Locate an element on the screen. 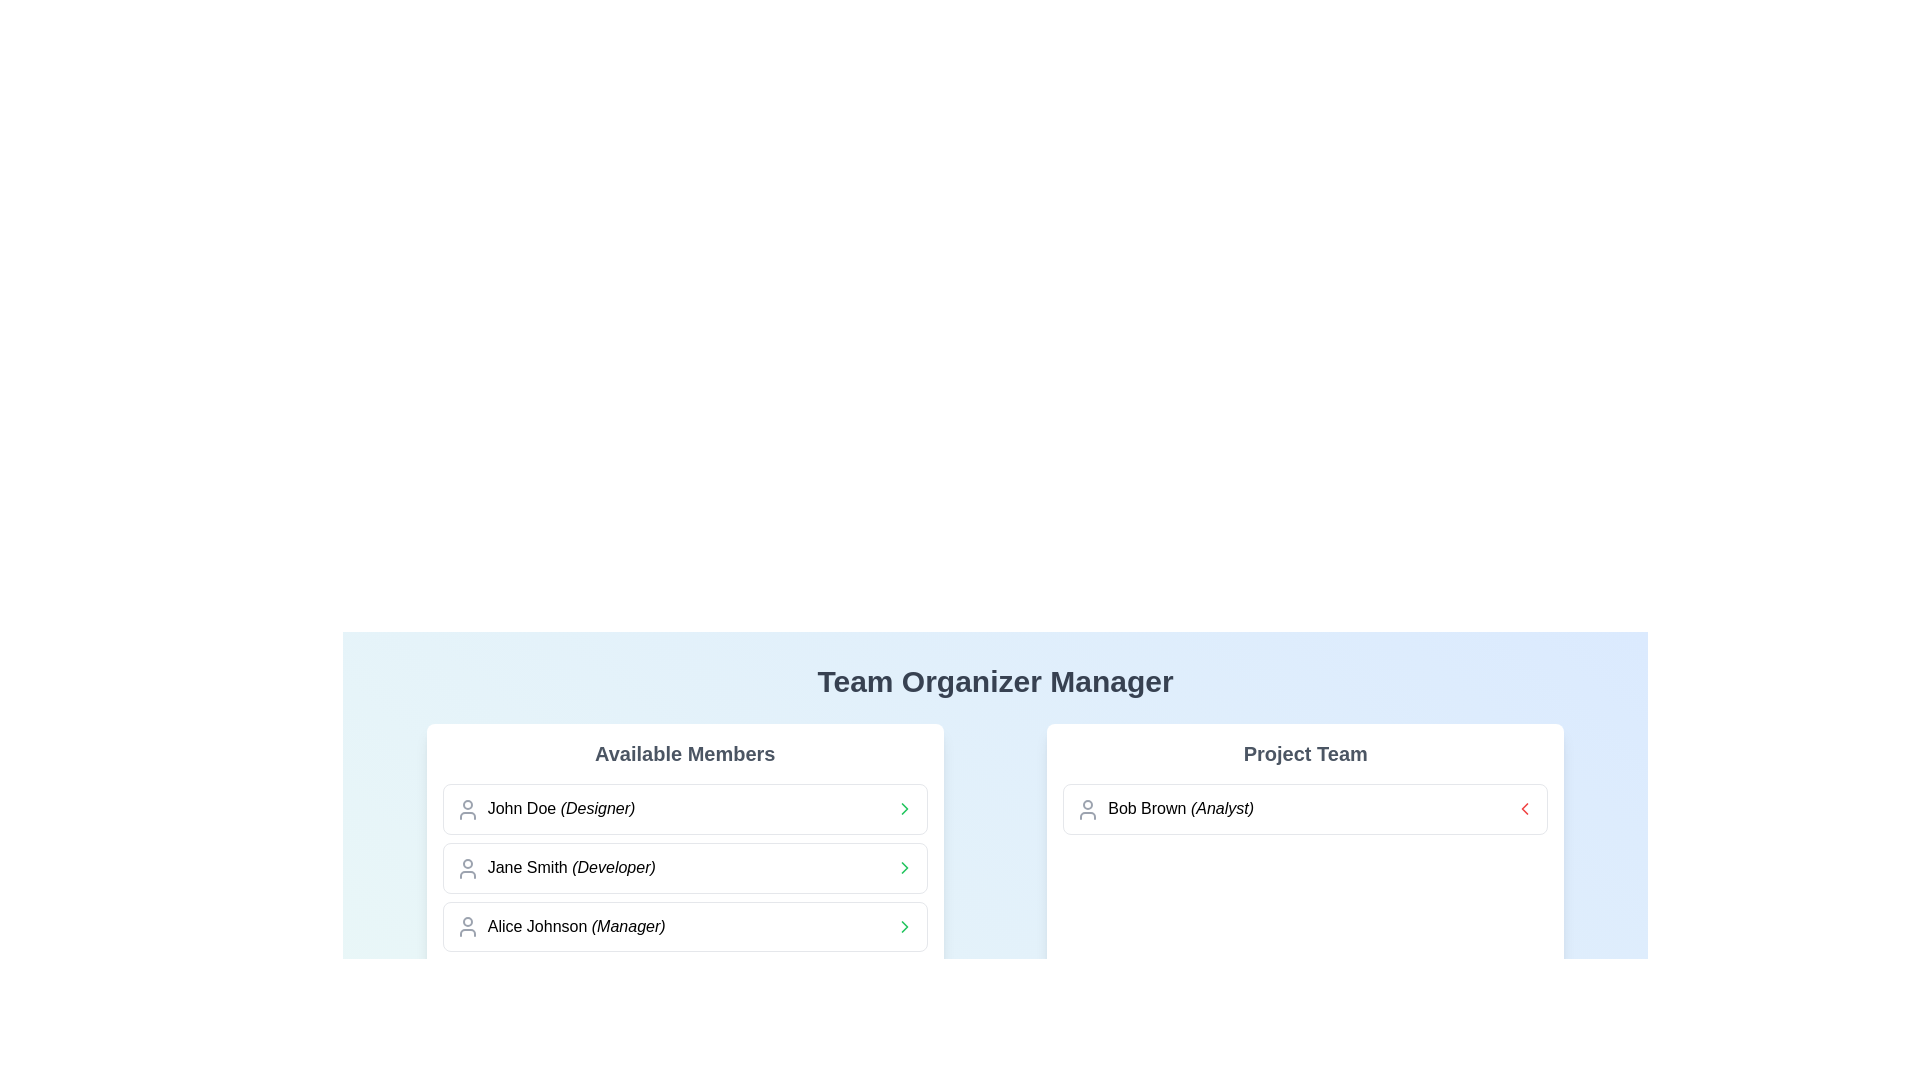  the chevron icon located to the right of 'Alice Johnson (Manager)' in the 'Available Members' section is located at coordinates (903, 867).